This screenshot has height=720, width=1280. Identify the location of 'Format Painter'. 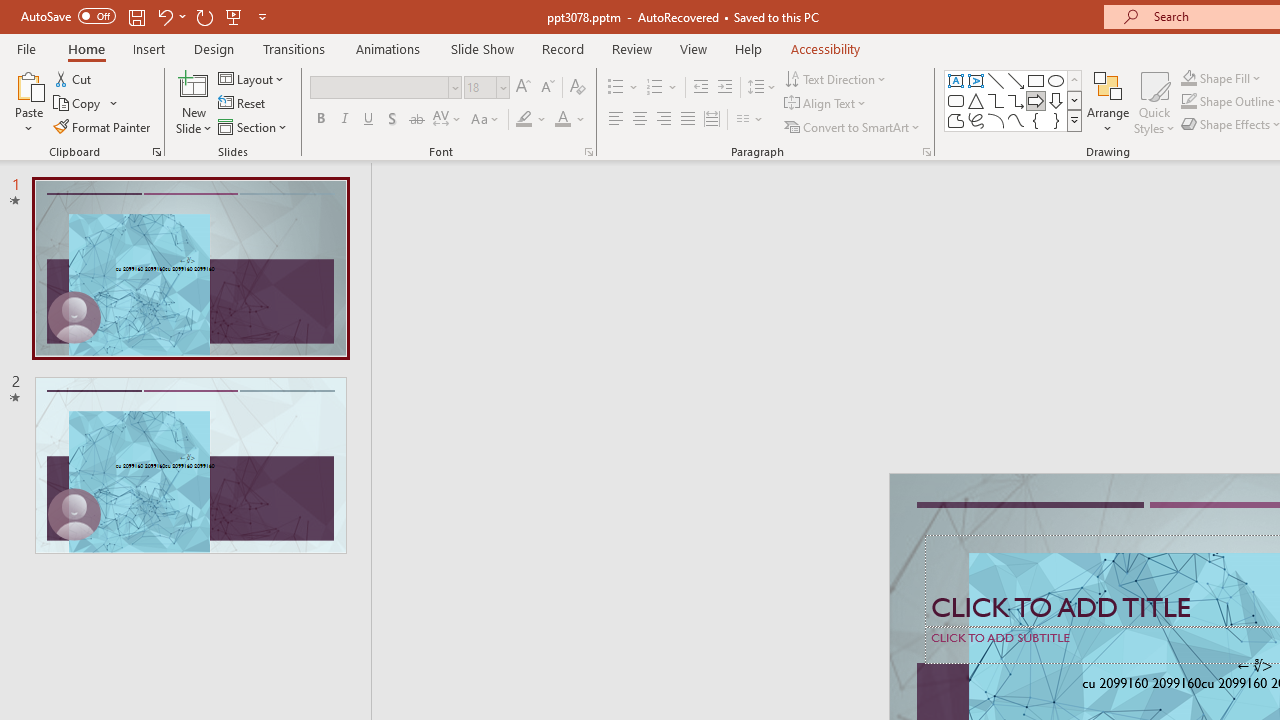
(102, 127).